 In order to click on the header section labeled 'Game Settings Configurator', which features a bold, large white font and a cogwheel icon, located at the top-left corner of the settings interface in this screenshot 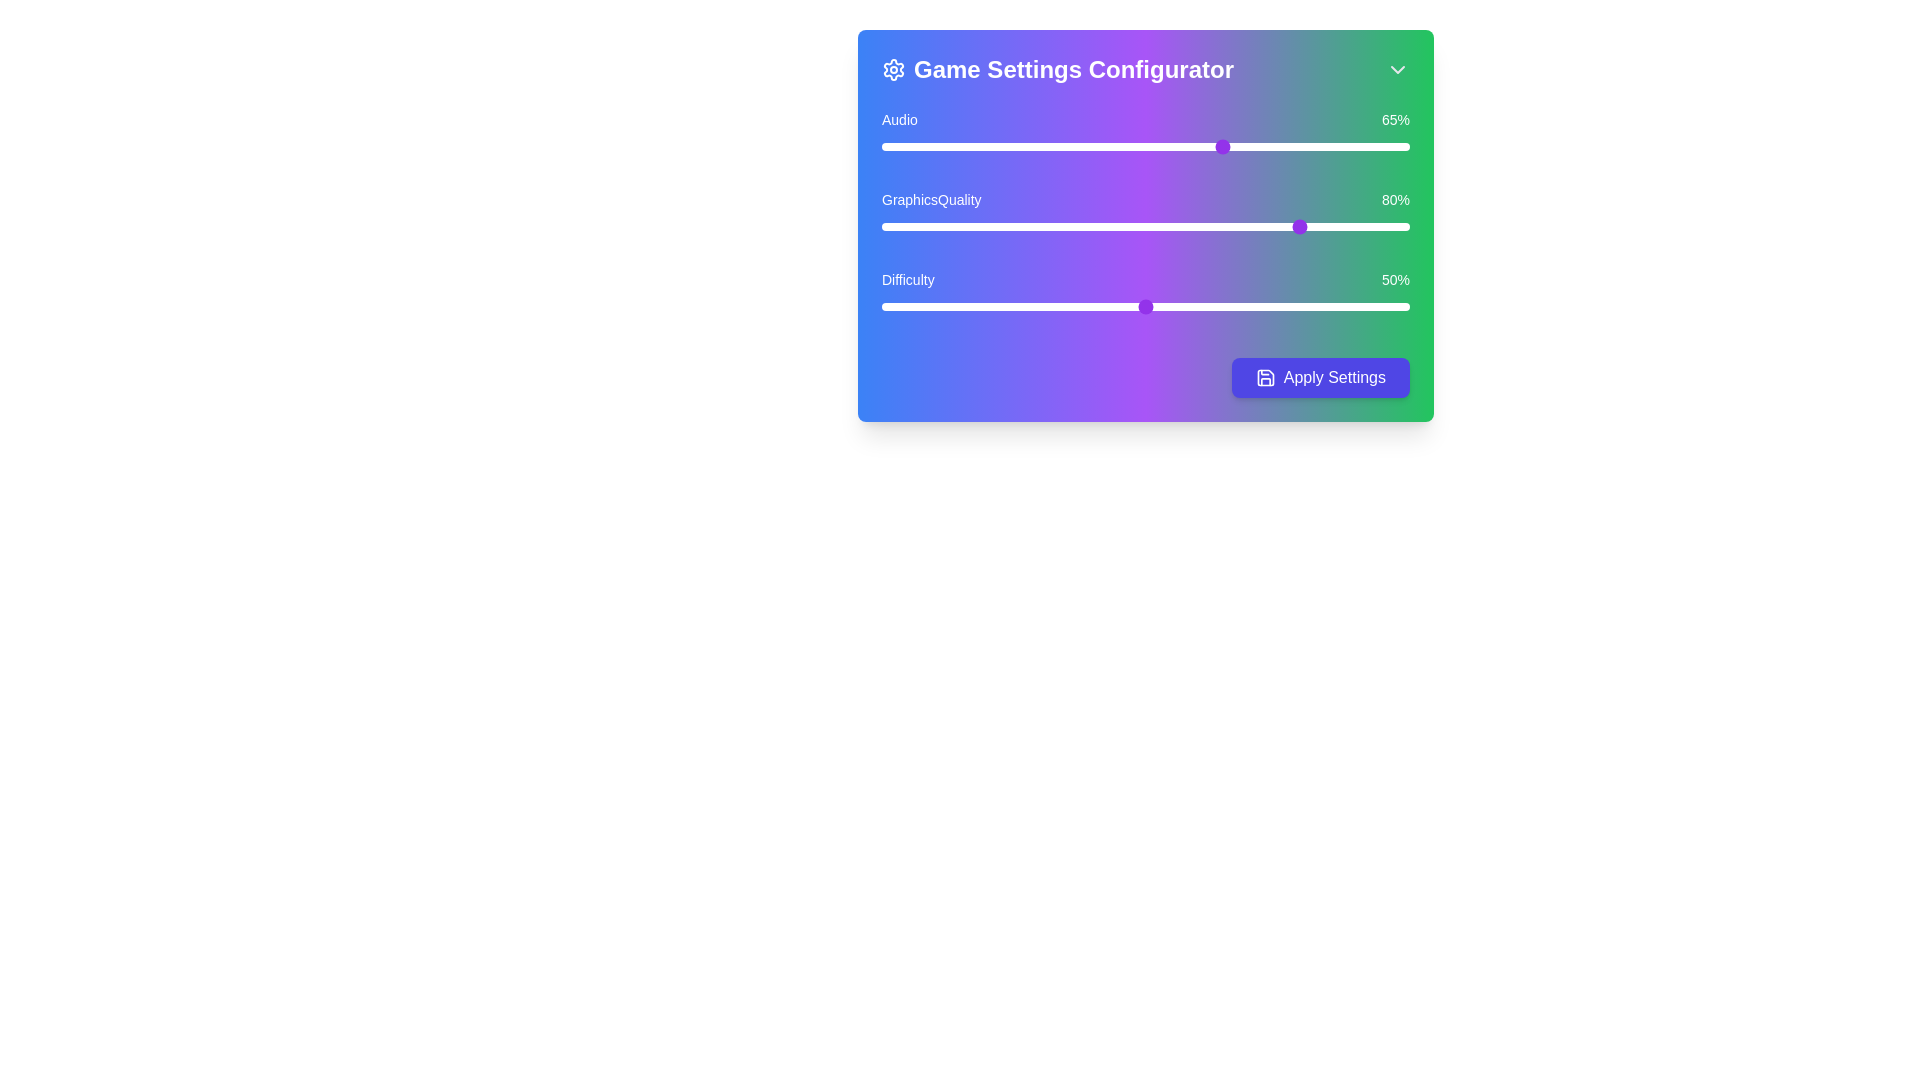, I will do `click(1057, 68)`.